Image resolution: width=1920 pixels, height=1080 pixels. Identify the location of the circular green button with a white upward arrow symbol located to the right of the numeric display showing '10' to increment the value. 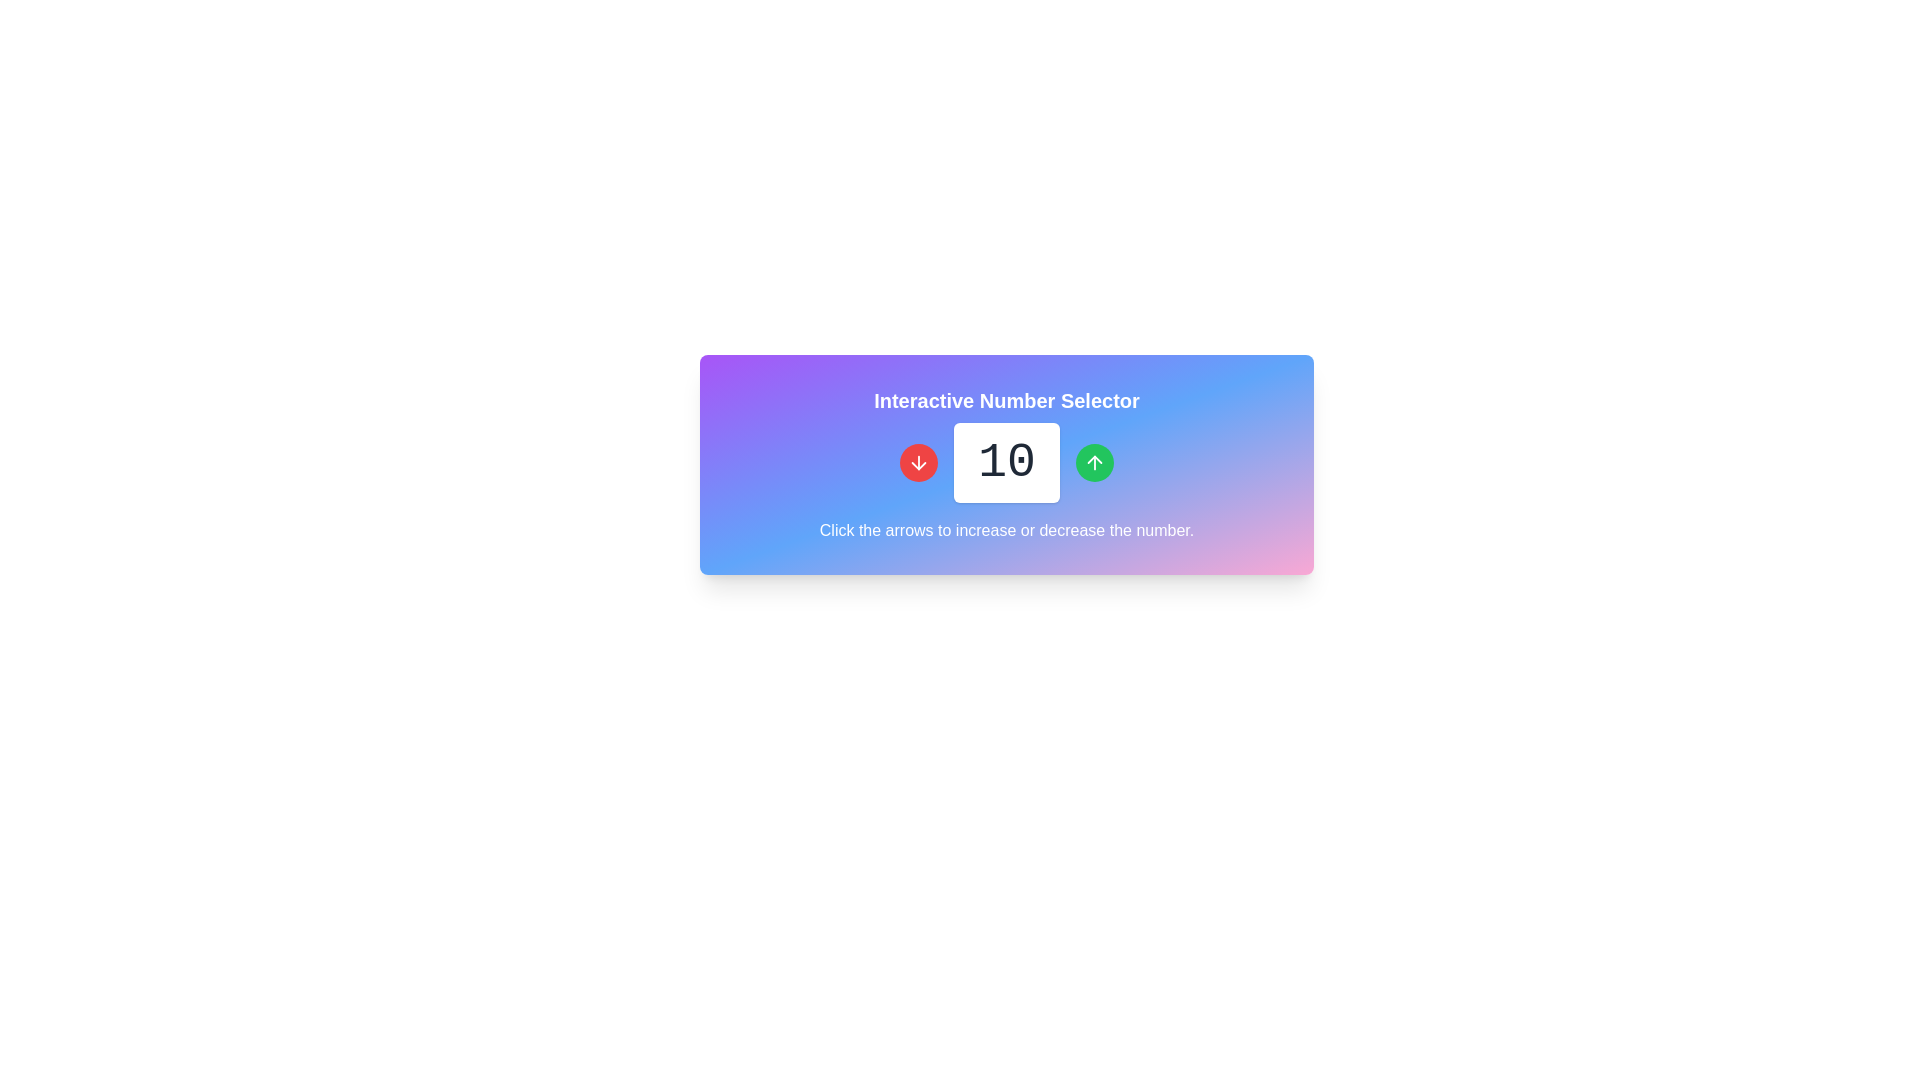
(1093, 462).